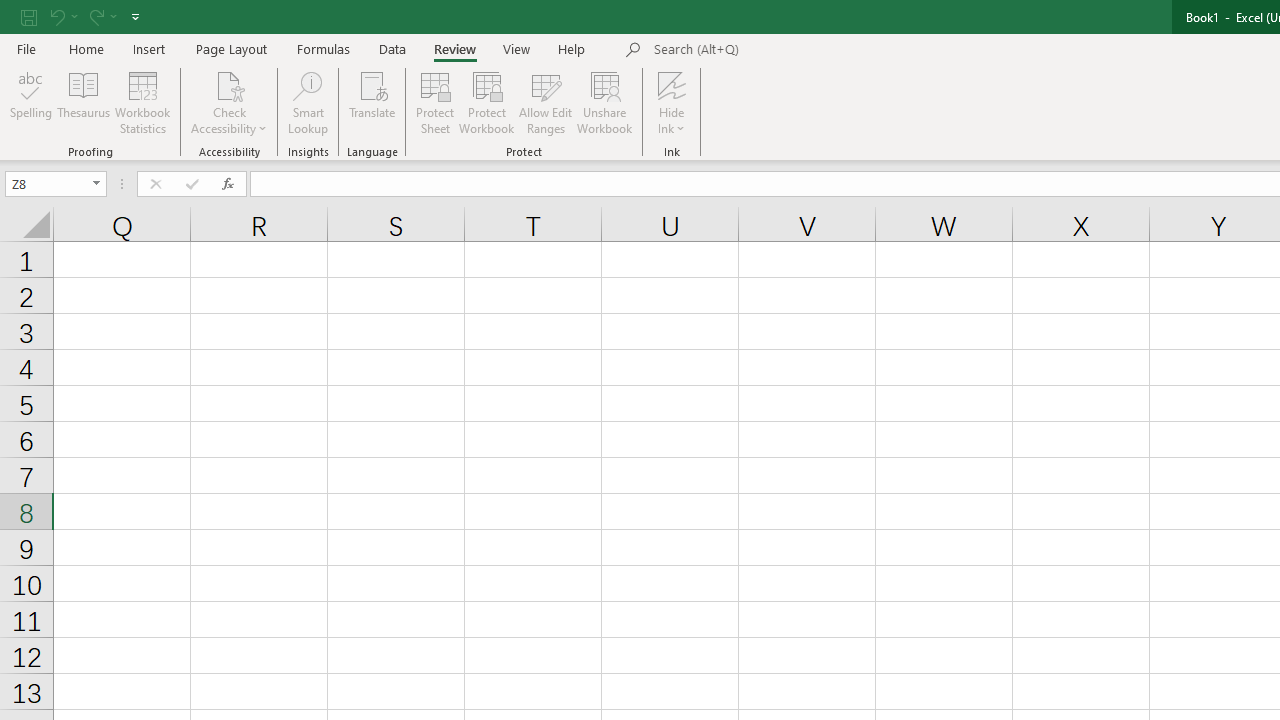  I want to click on 'Thesaurus...', so click(82, 103).